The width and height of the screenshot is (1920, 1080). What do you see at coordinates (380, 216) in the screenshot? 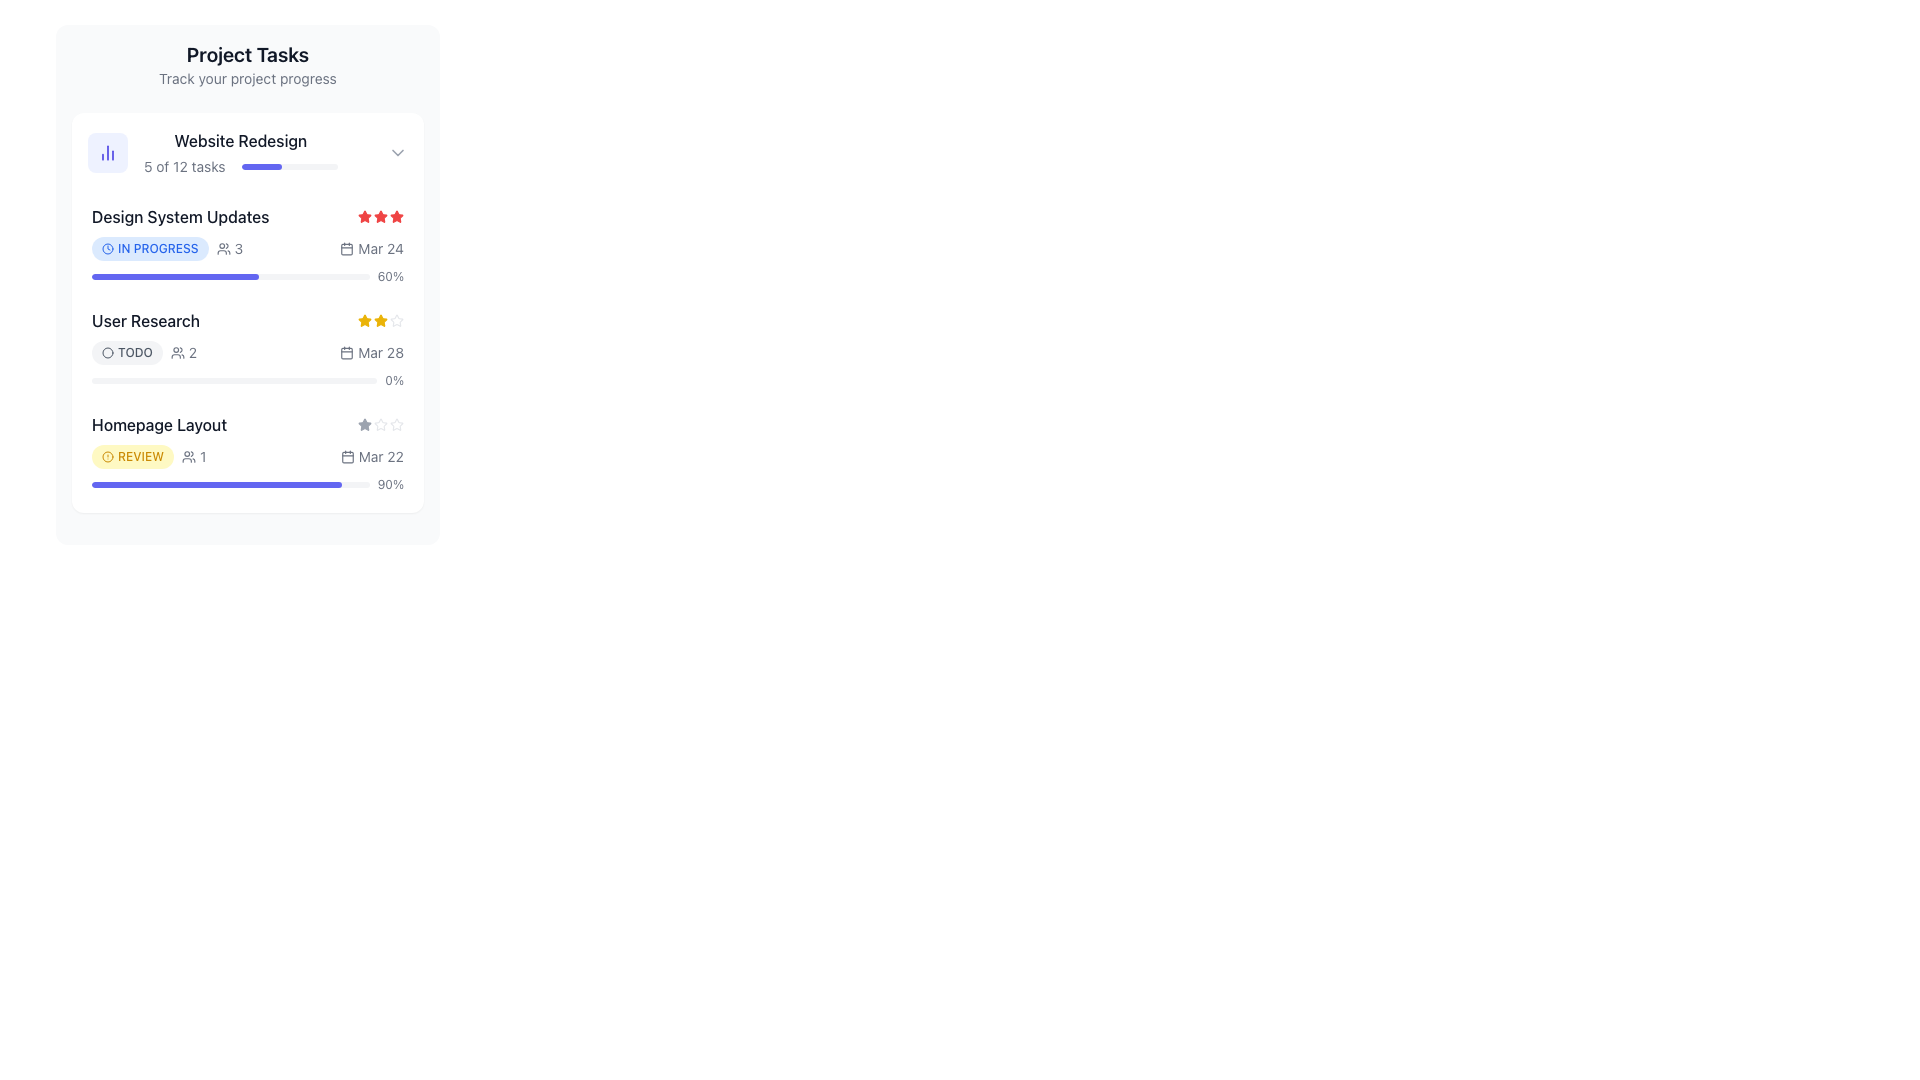
I see `the third star icon in the interactive rating system, located next to the 'Design System Updates' task entry` at bounding box center [380, 216].